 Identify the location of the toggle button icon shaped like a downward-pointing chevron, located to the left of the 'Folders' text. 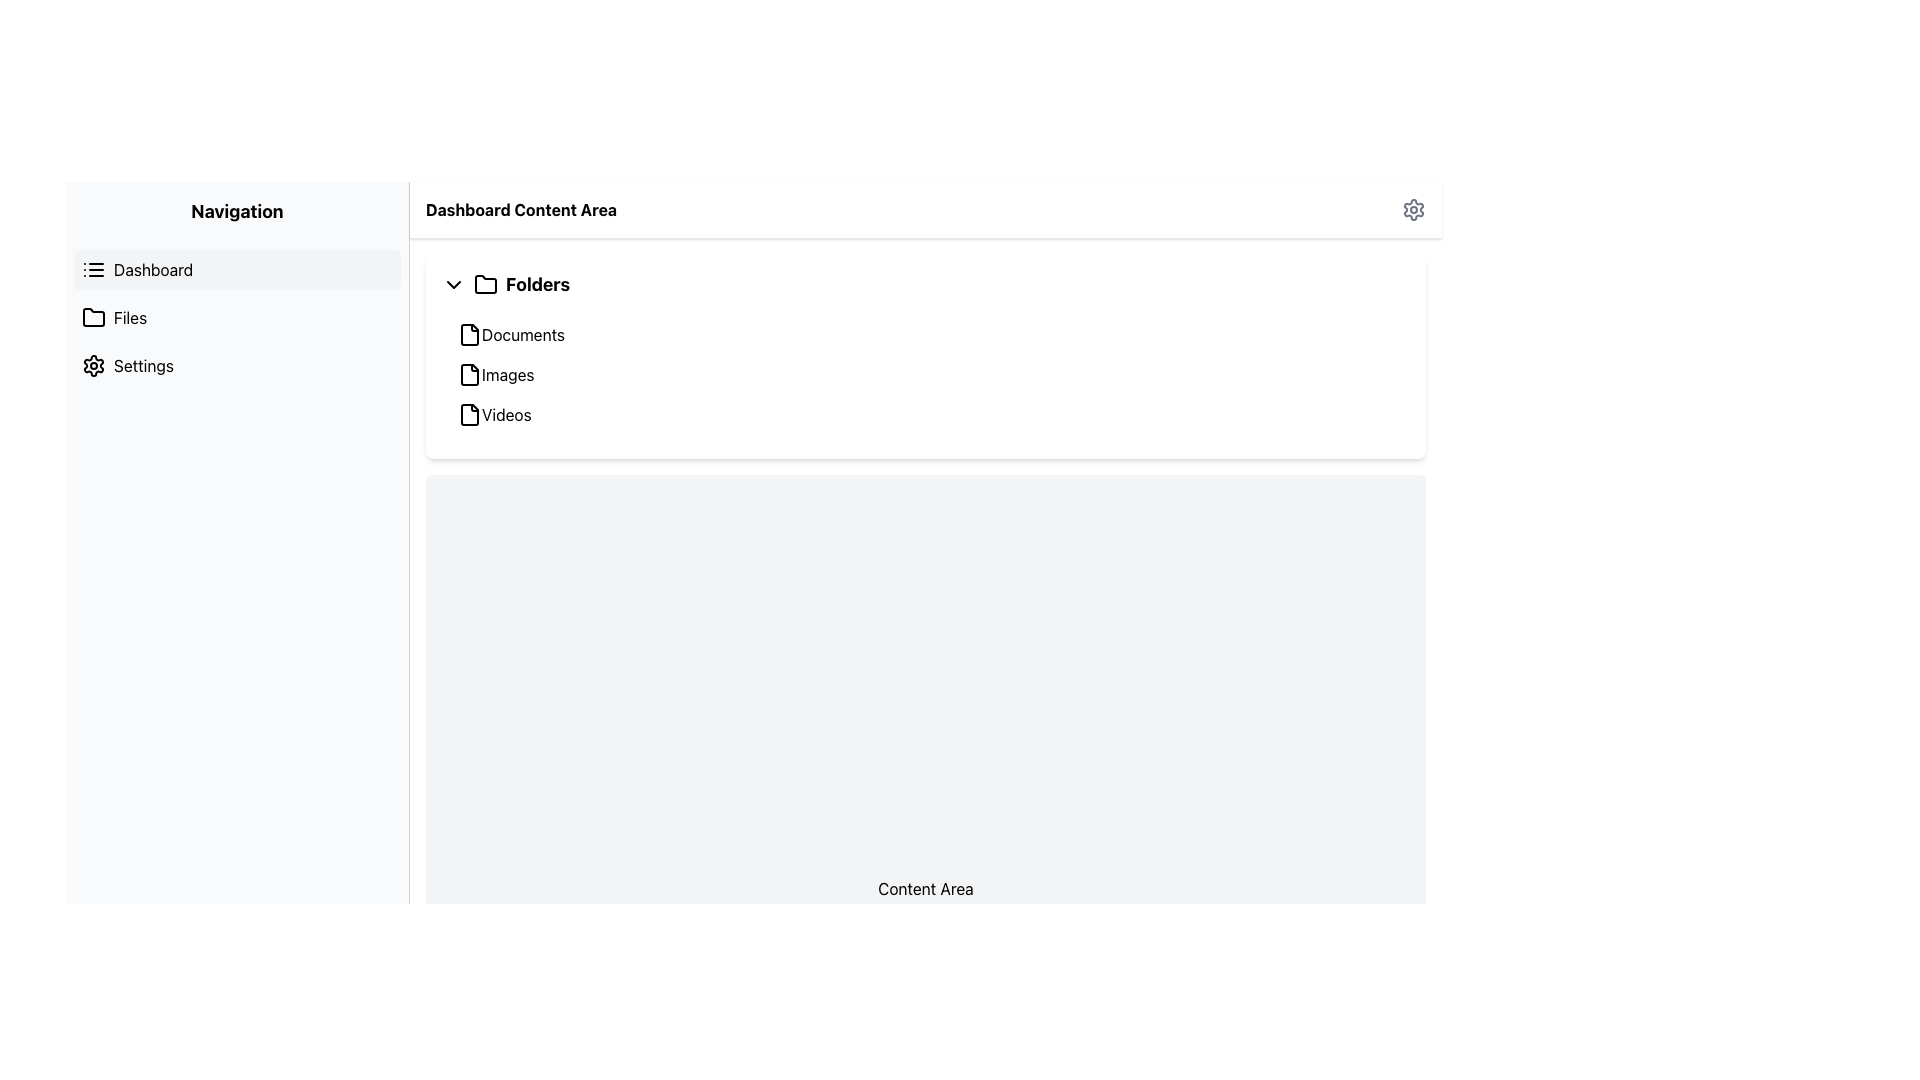
(453, 285).